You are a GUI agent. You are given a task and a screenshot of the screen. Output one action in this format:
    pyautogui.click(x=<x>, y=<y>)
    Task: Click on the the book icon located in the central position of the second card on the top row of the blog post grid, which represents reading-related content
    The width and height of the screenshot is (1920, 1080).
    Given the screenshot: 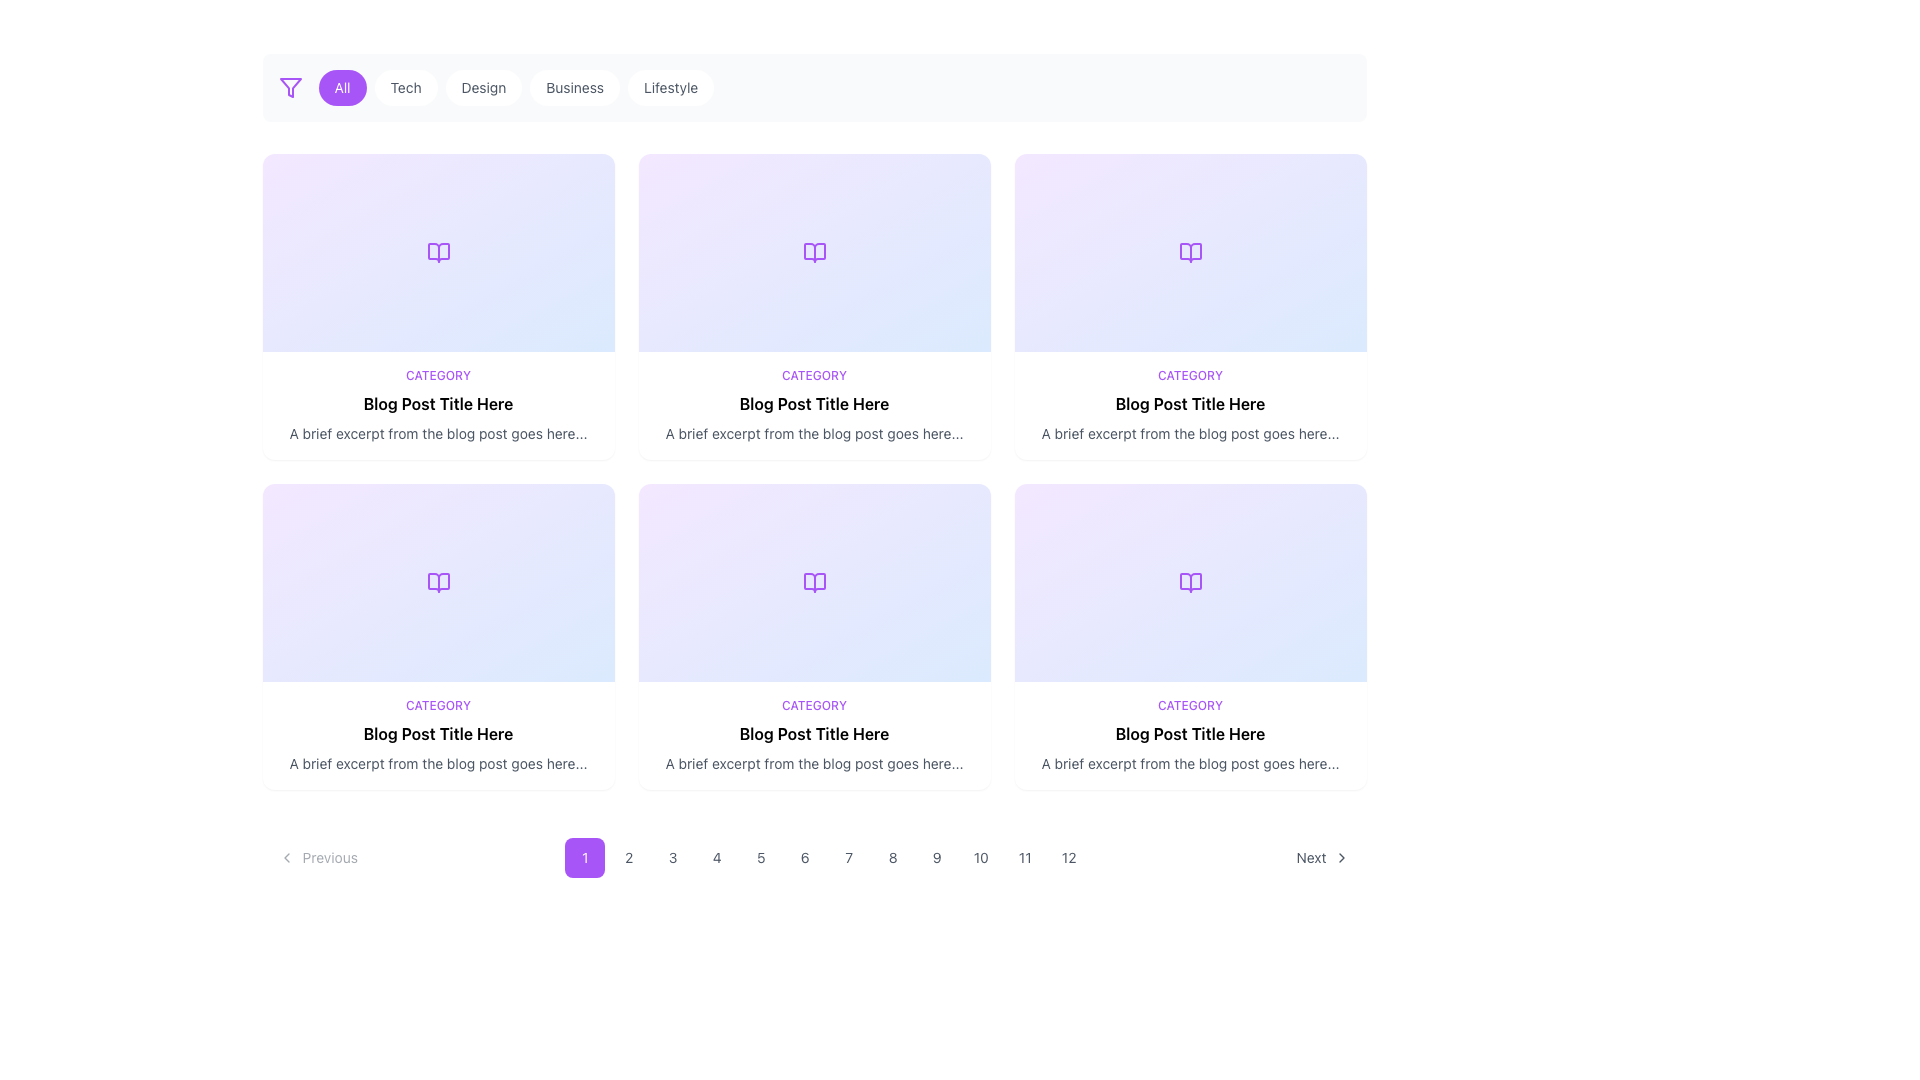 What is the action you would take?
    pyautogui.click(x=814, y=252)
    